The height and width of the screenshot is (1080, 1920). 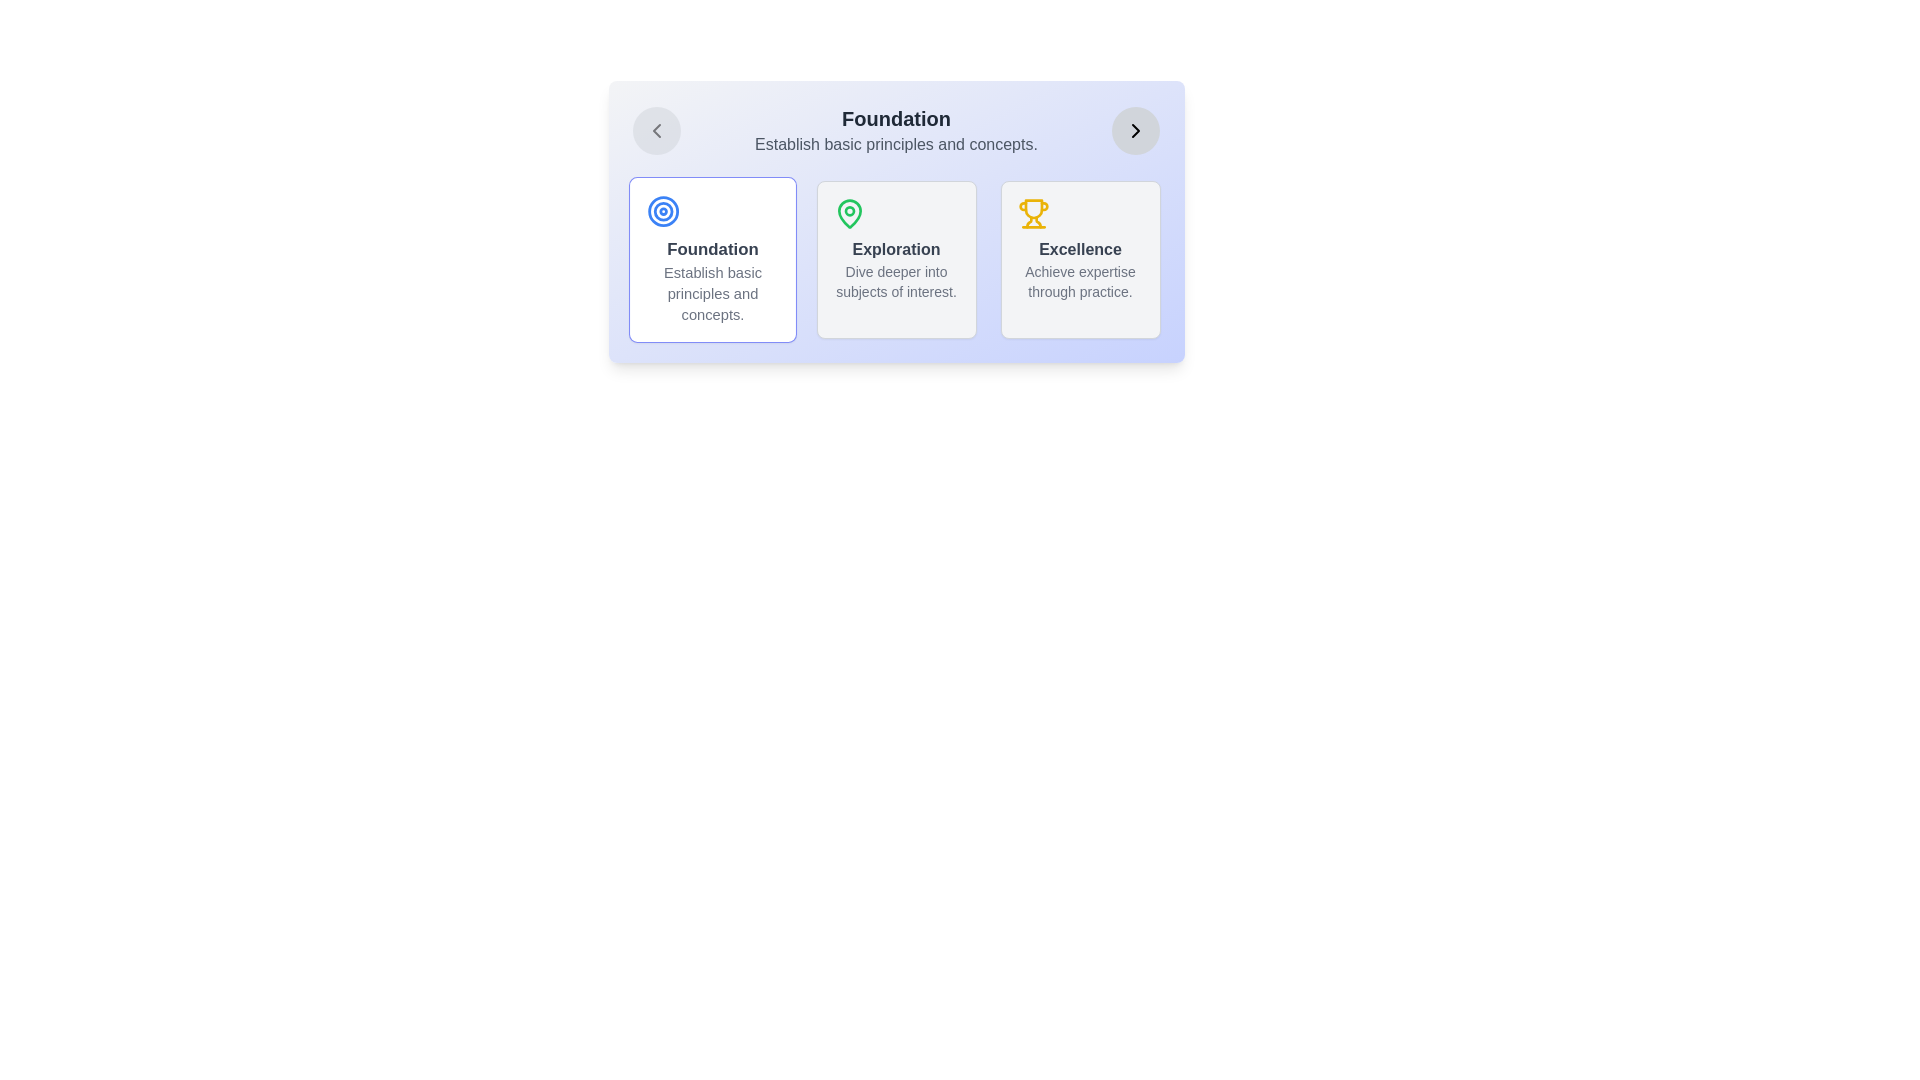 What do you see at coordinates (712, 293) in the screenshot?
I see `the descriptive text element that provides context for the 'Foundation' card, located directly below the title 'Foundation' within a bordered box` at bounding box center [712, 293].